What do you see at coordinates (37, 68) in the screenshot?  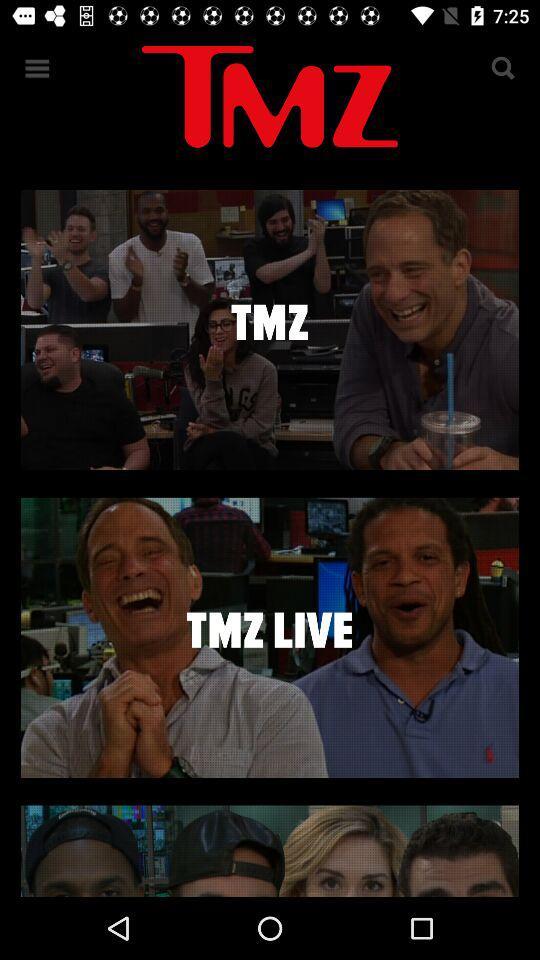 I see `side menu` at bounding box center [37, 68].